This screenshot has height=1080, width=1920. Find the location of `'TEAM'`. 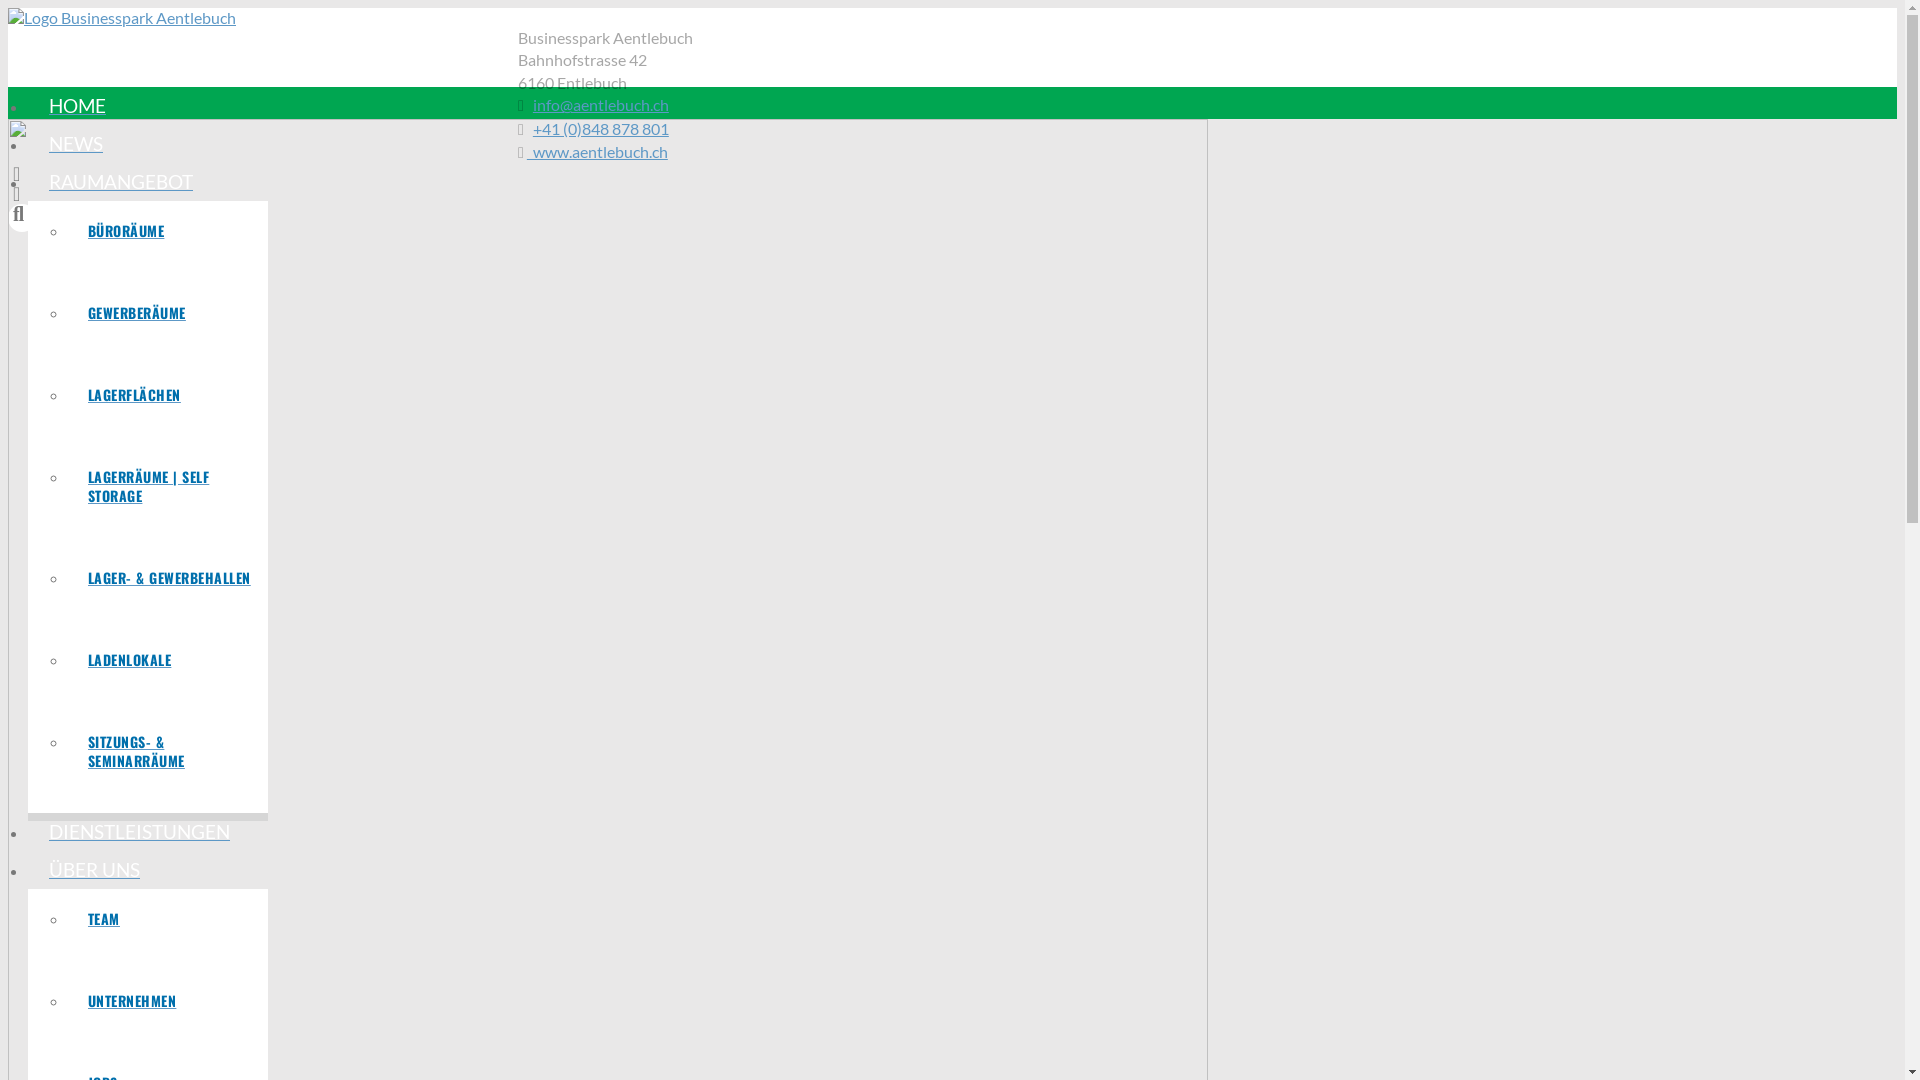

'TEAM' is located at coordinates (168, 929).